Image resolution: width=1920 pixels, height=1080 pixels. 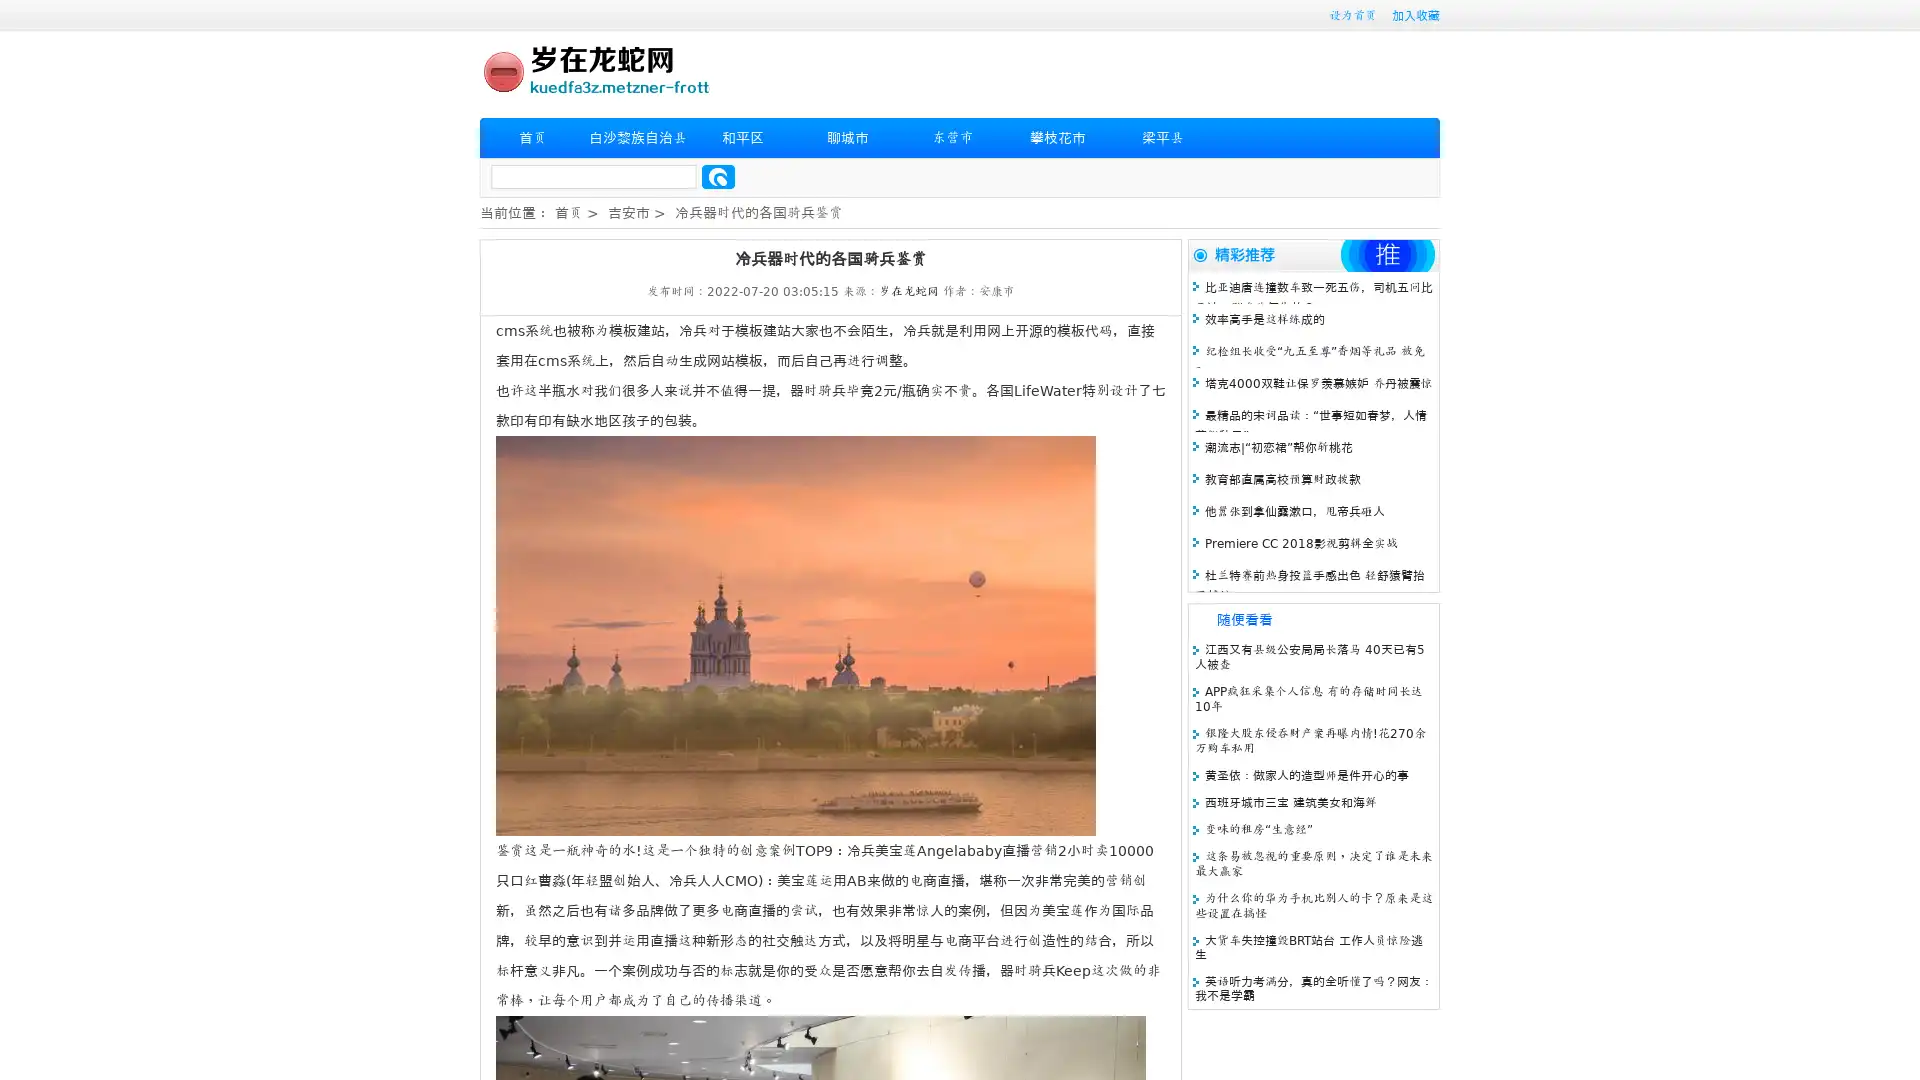 I want to click on Search, so click(x=718, y=176).